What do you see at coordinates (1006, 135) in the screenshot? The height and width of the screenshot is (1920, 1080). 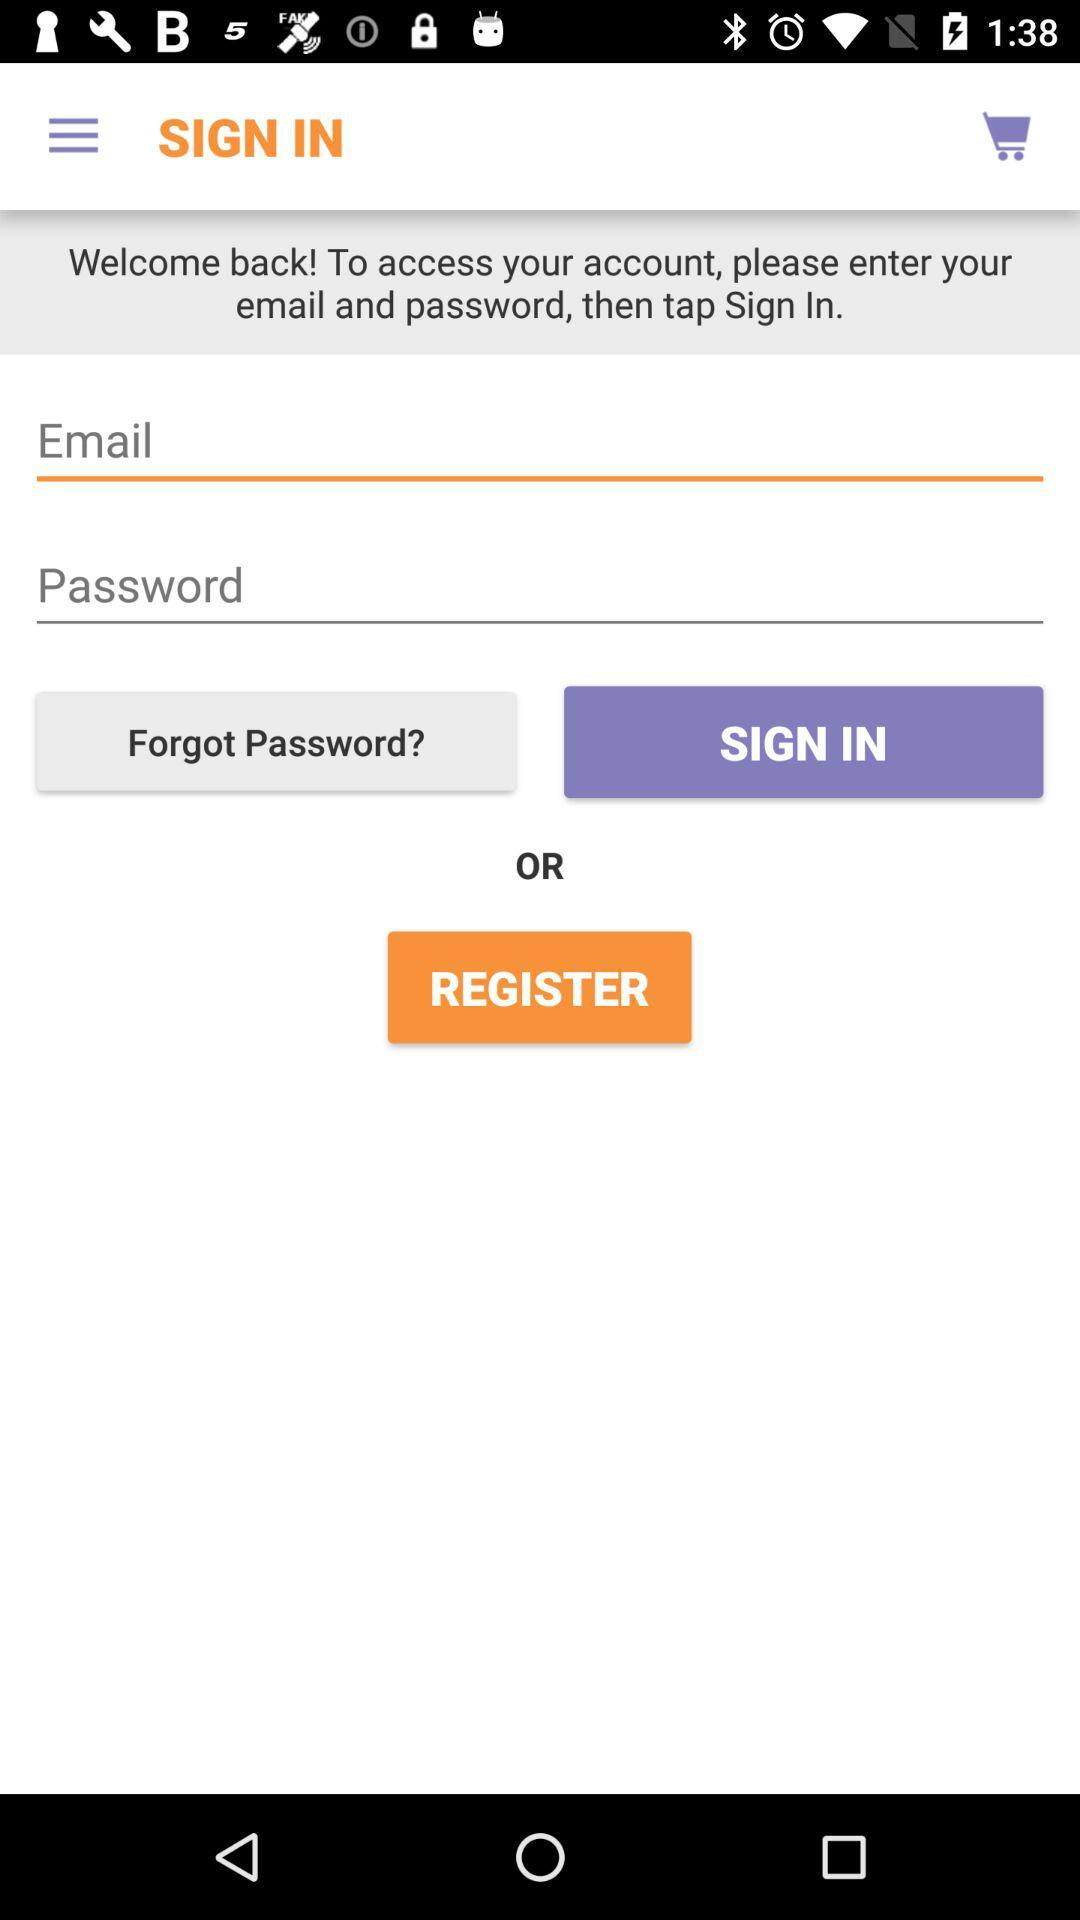 I see `icon above the welcome back to icon` at bounding box center [1006, 135].